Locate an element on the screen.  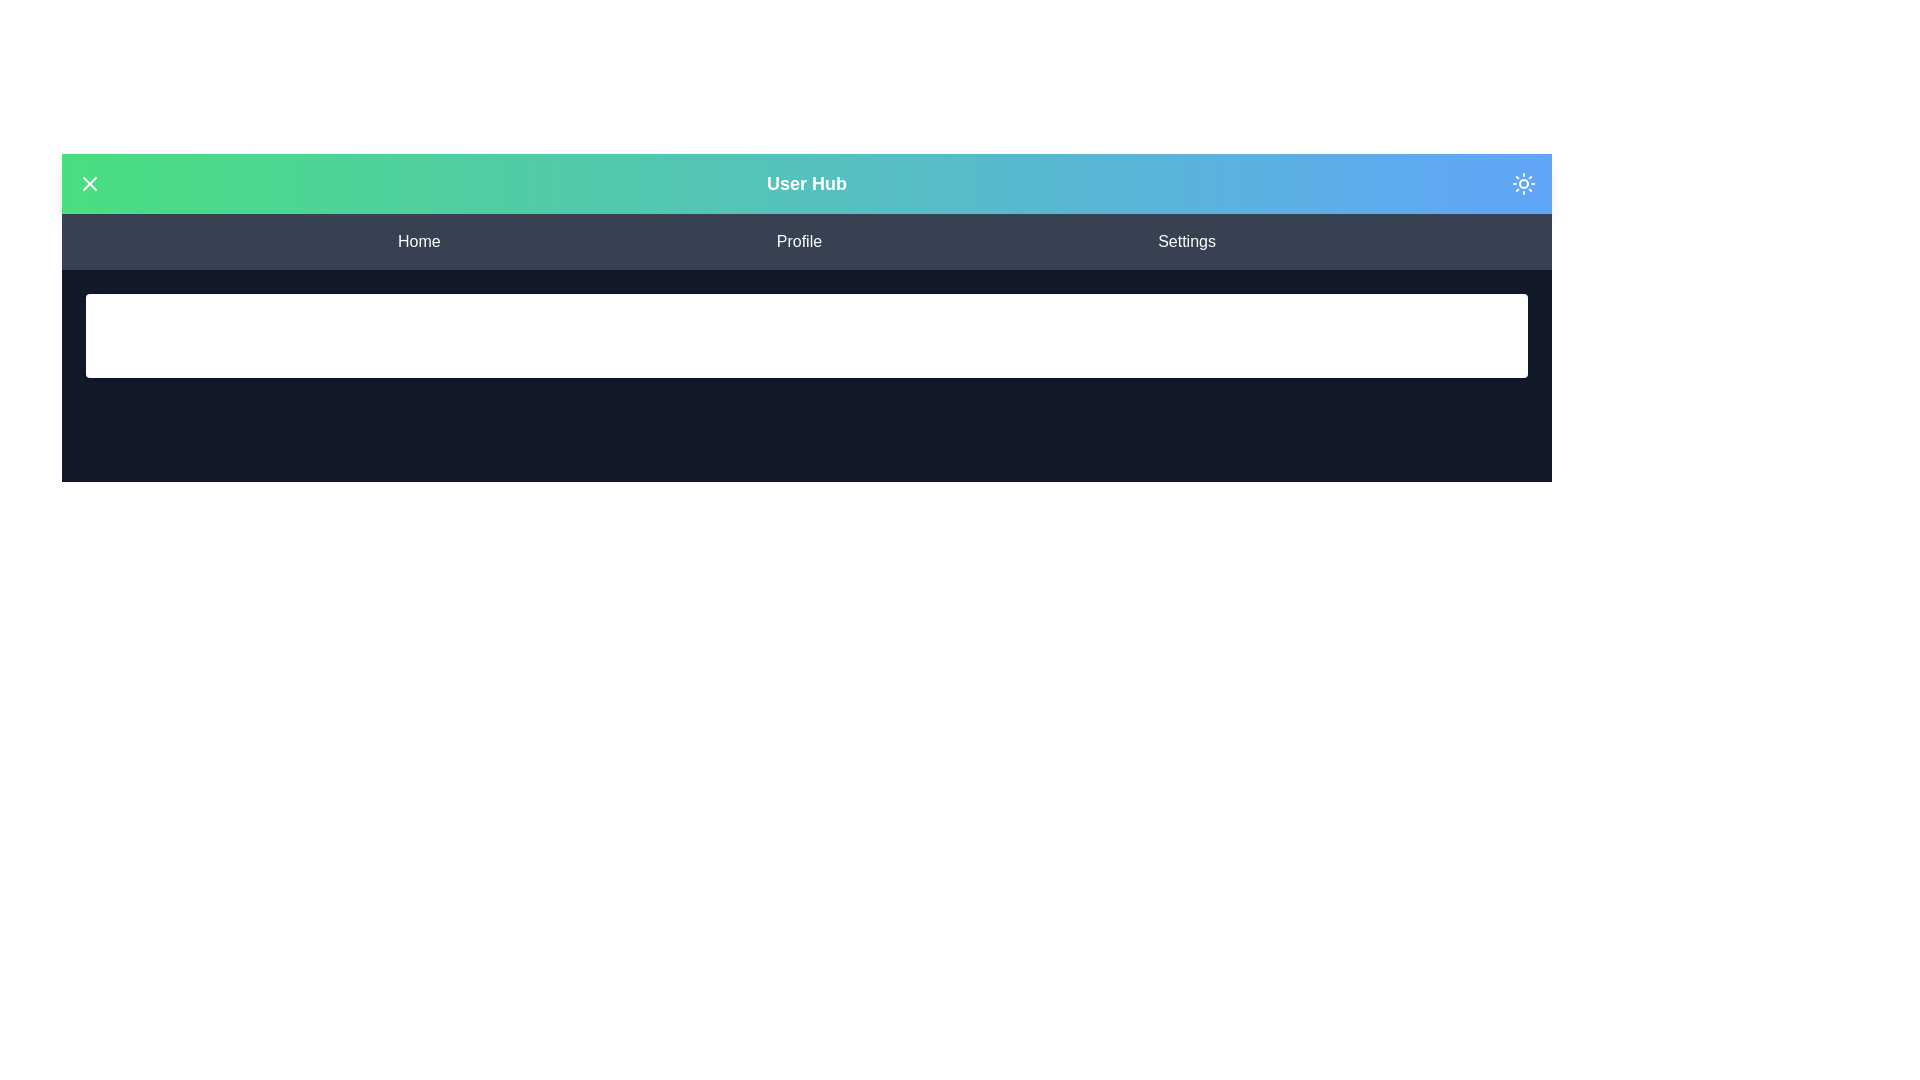
menu toggle button in the top-left corner of the app bar is located at coordinates (89, 184).